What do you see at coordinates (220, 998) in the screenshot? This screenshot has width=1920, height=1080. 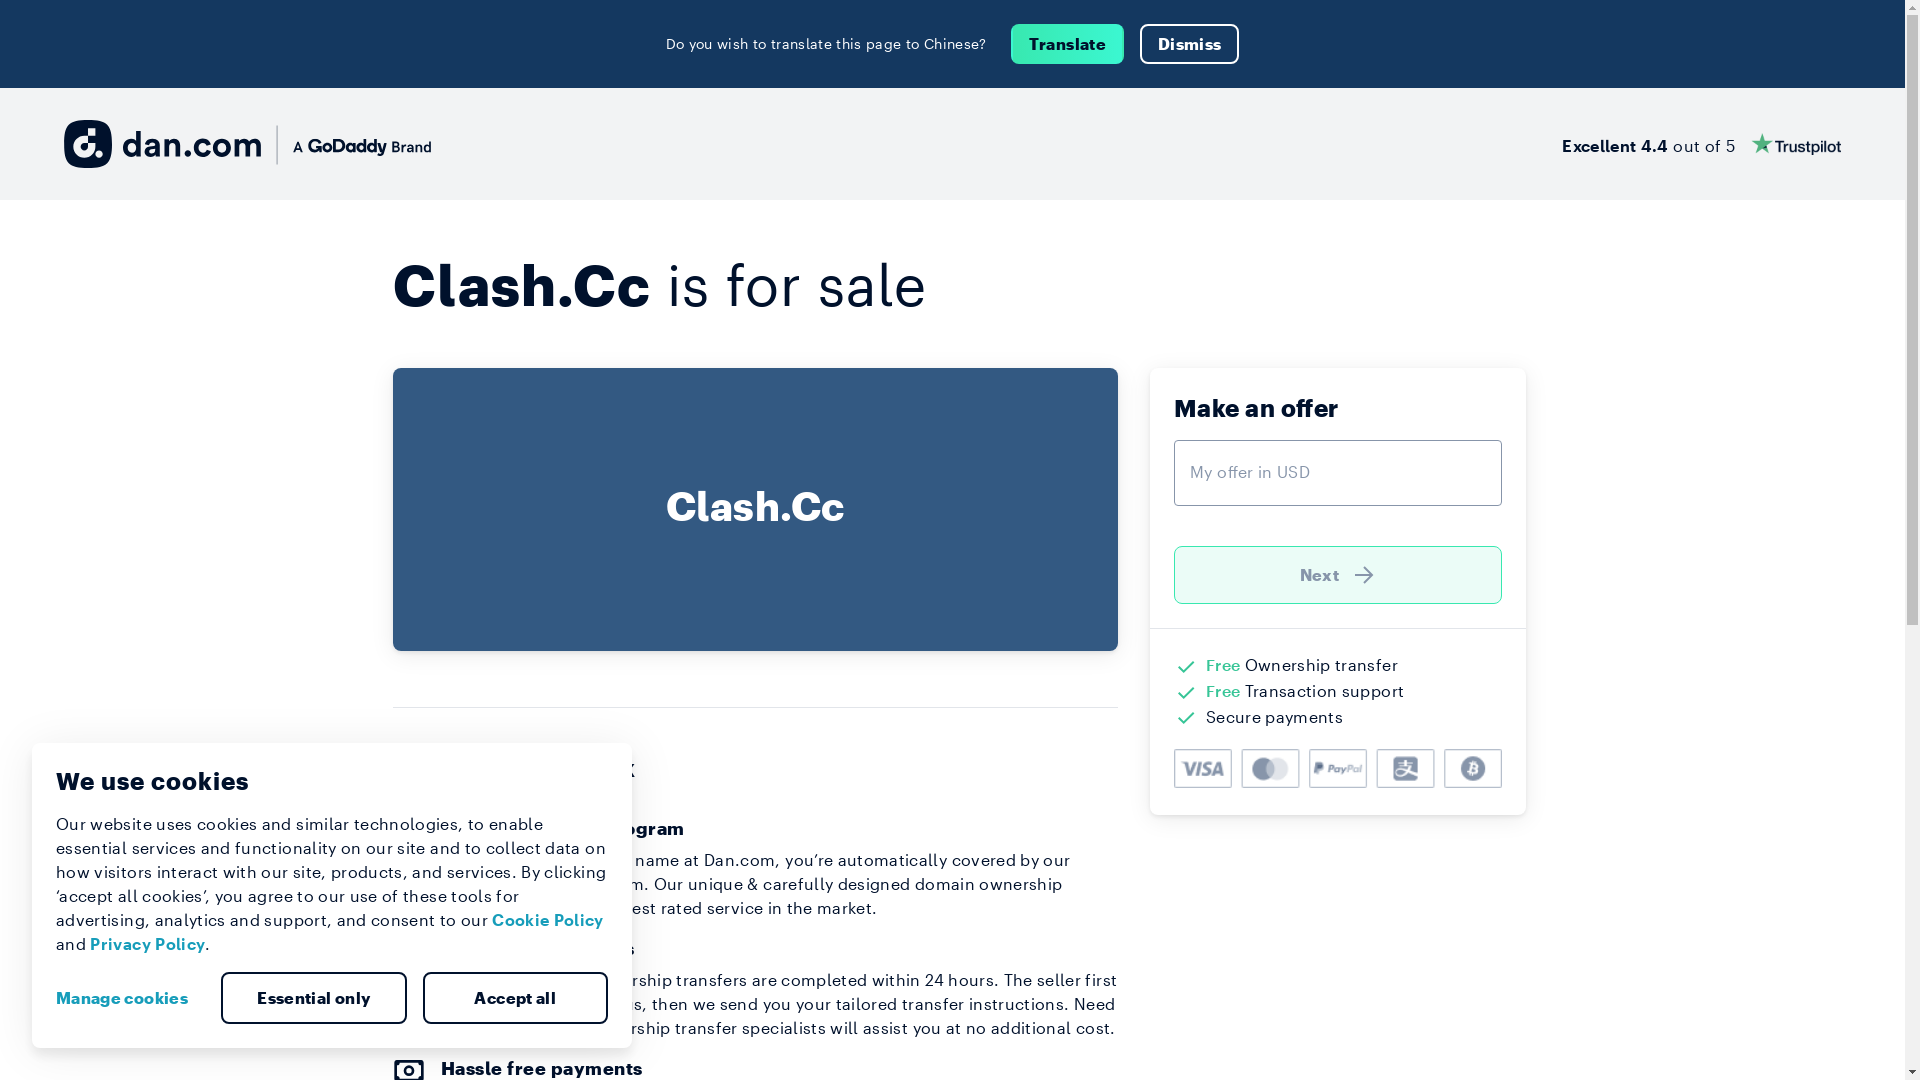 I see `'Essential only'` at bounding box center [220, 998].